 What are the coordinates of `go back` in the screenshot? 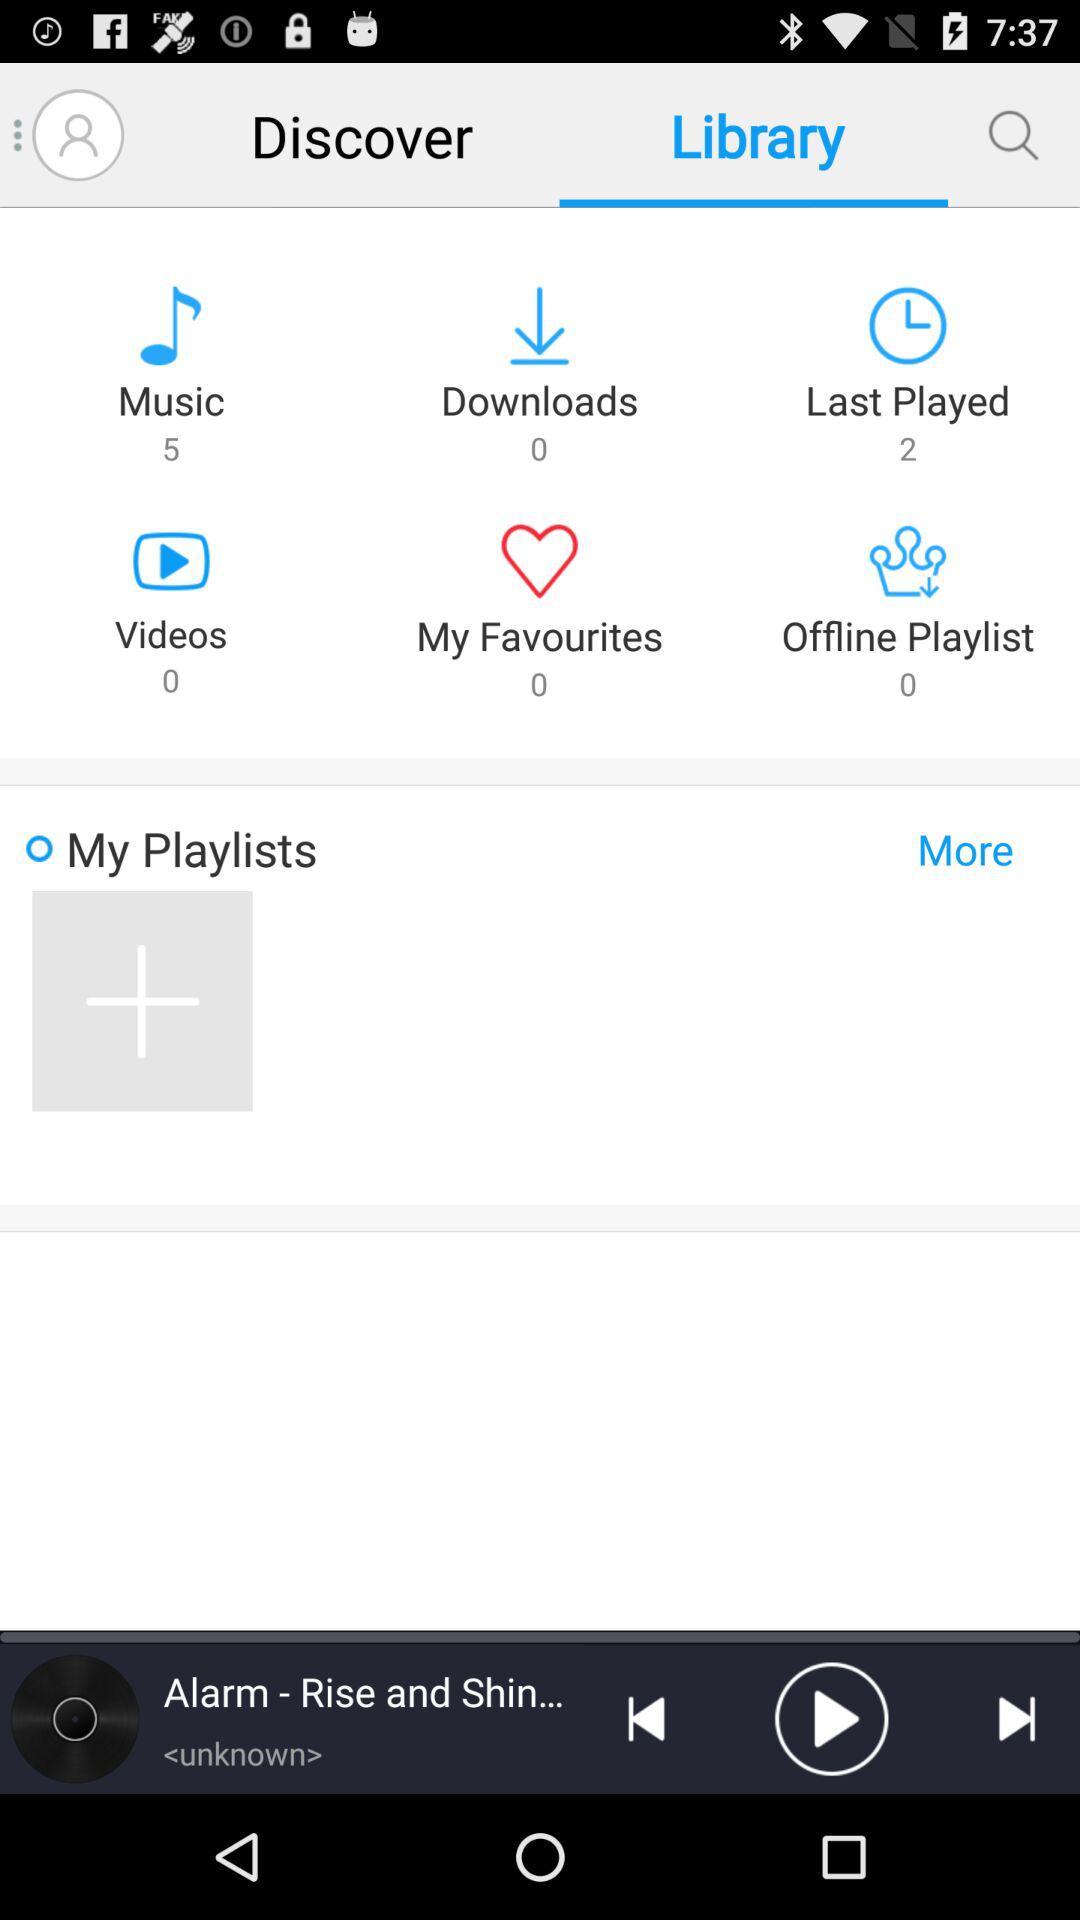 It's located at (646, 1717).